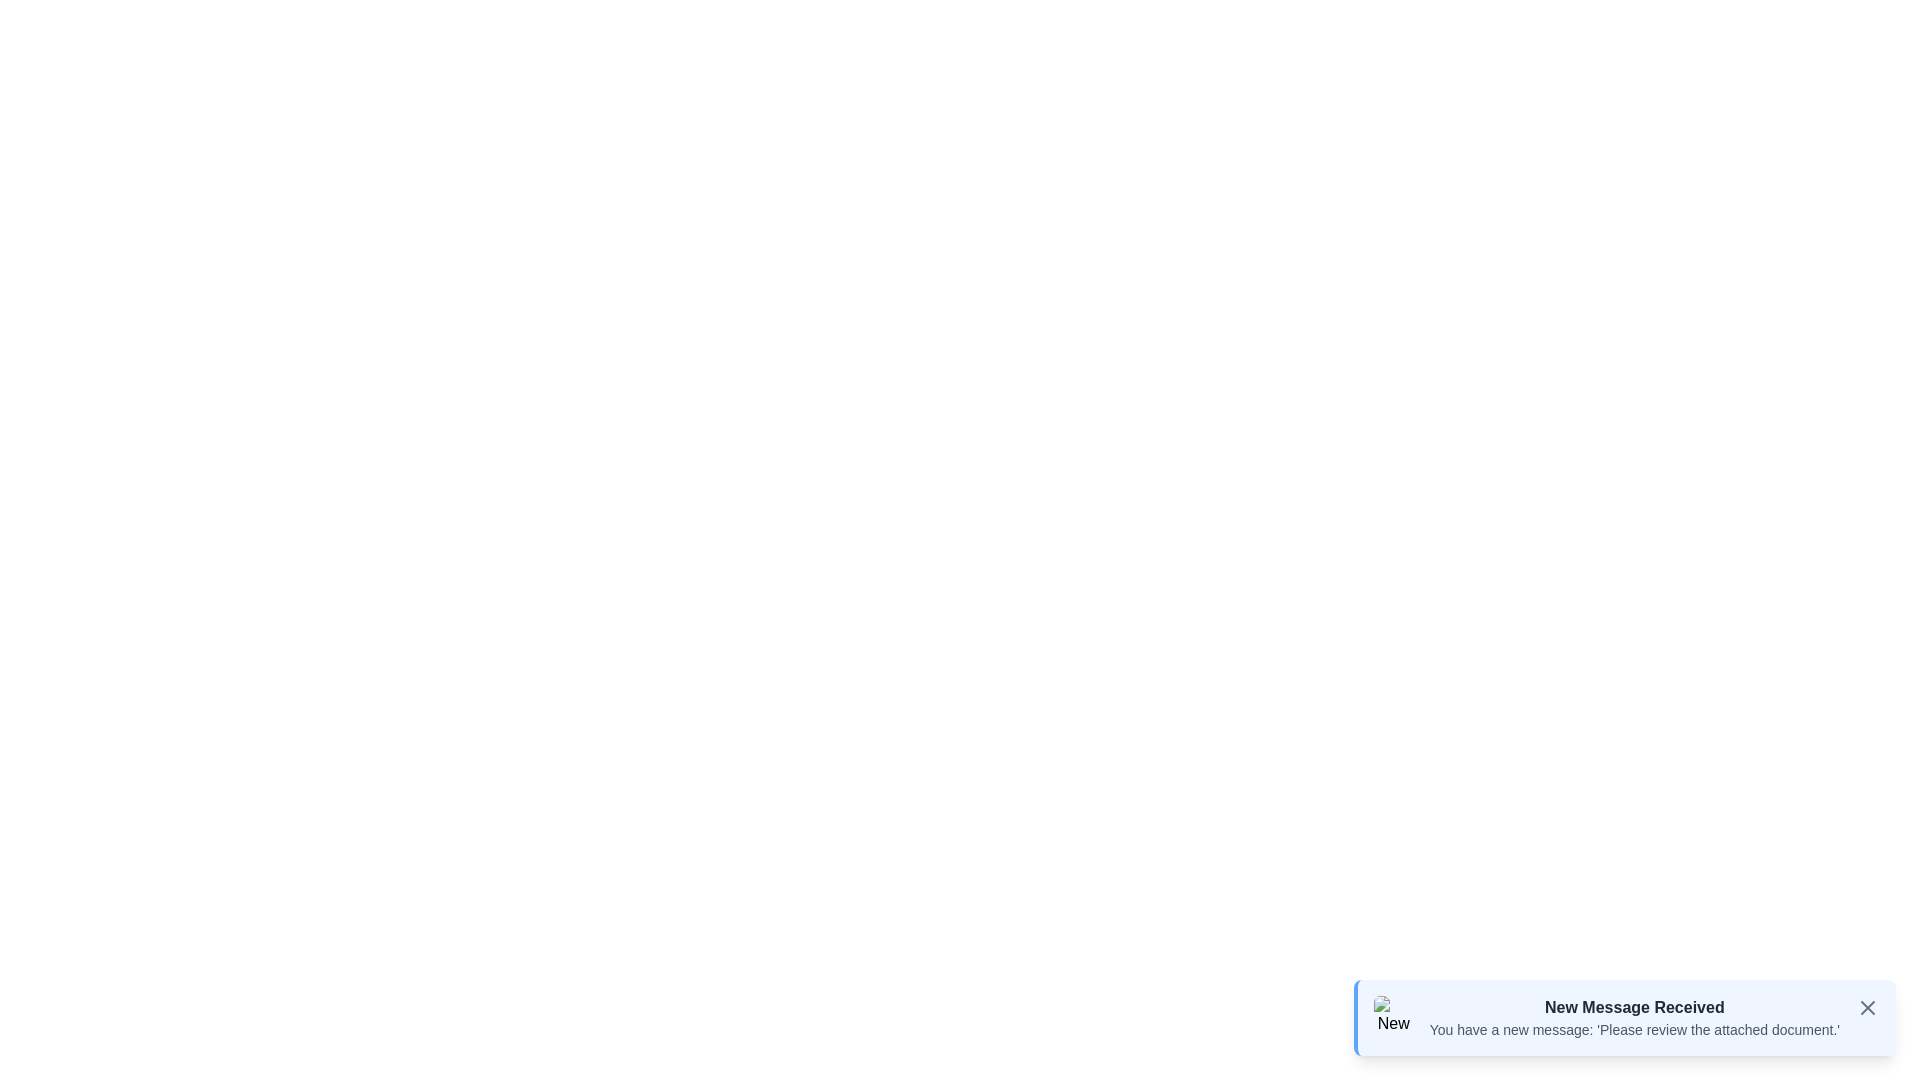 The height and width of the screenshot is (1080, 1920). What do you see at coordinates (1866, 1007) in the screenshot?
I see `the close button in the snackbar to dismiss it` at bounding box center [1866, 1007].